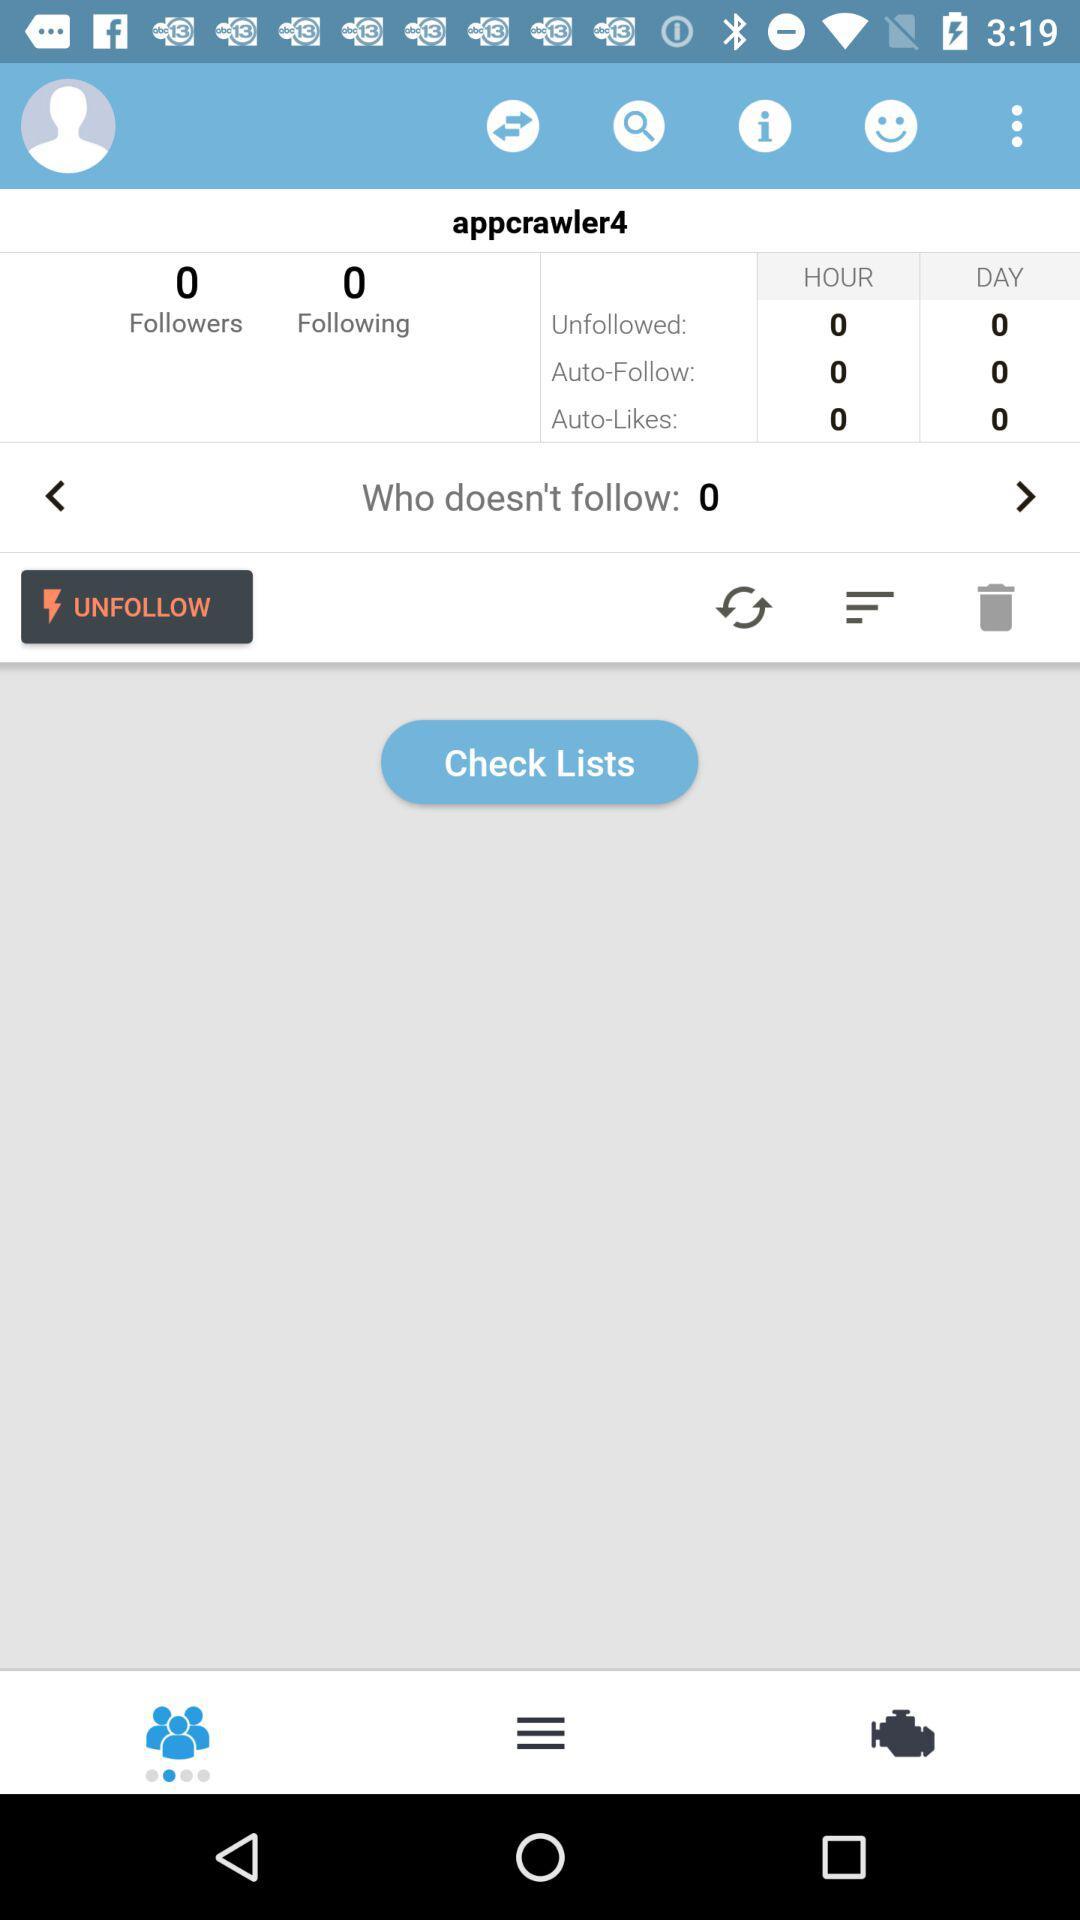 The width and height of the screenshot is (1080, 1920). Describe the element at coordinates (995, 606) in the screenshot. I see `the delete icon` at that location.